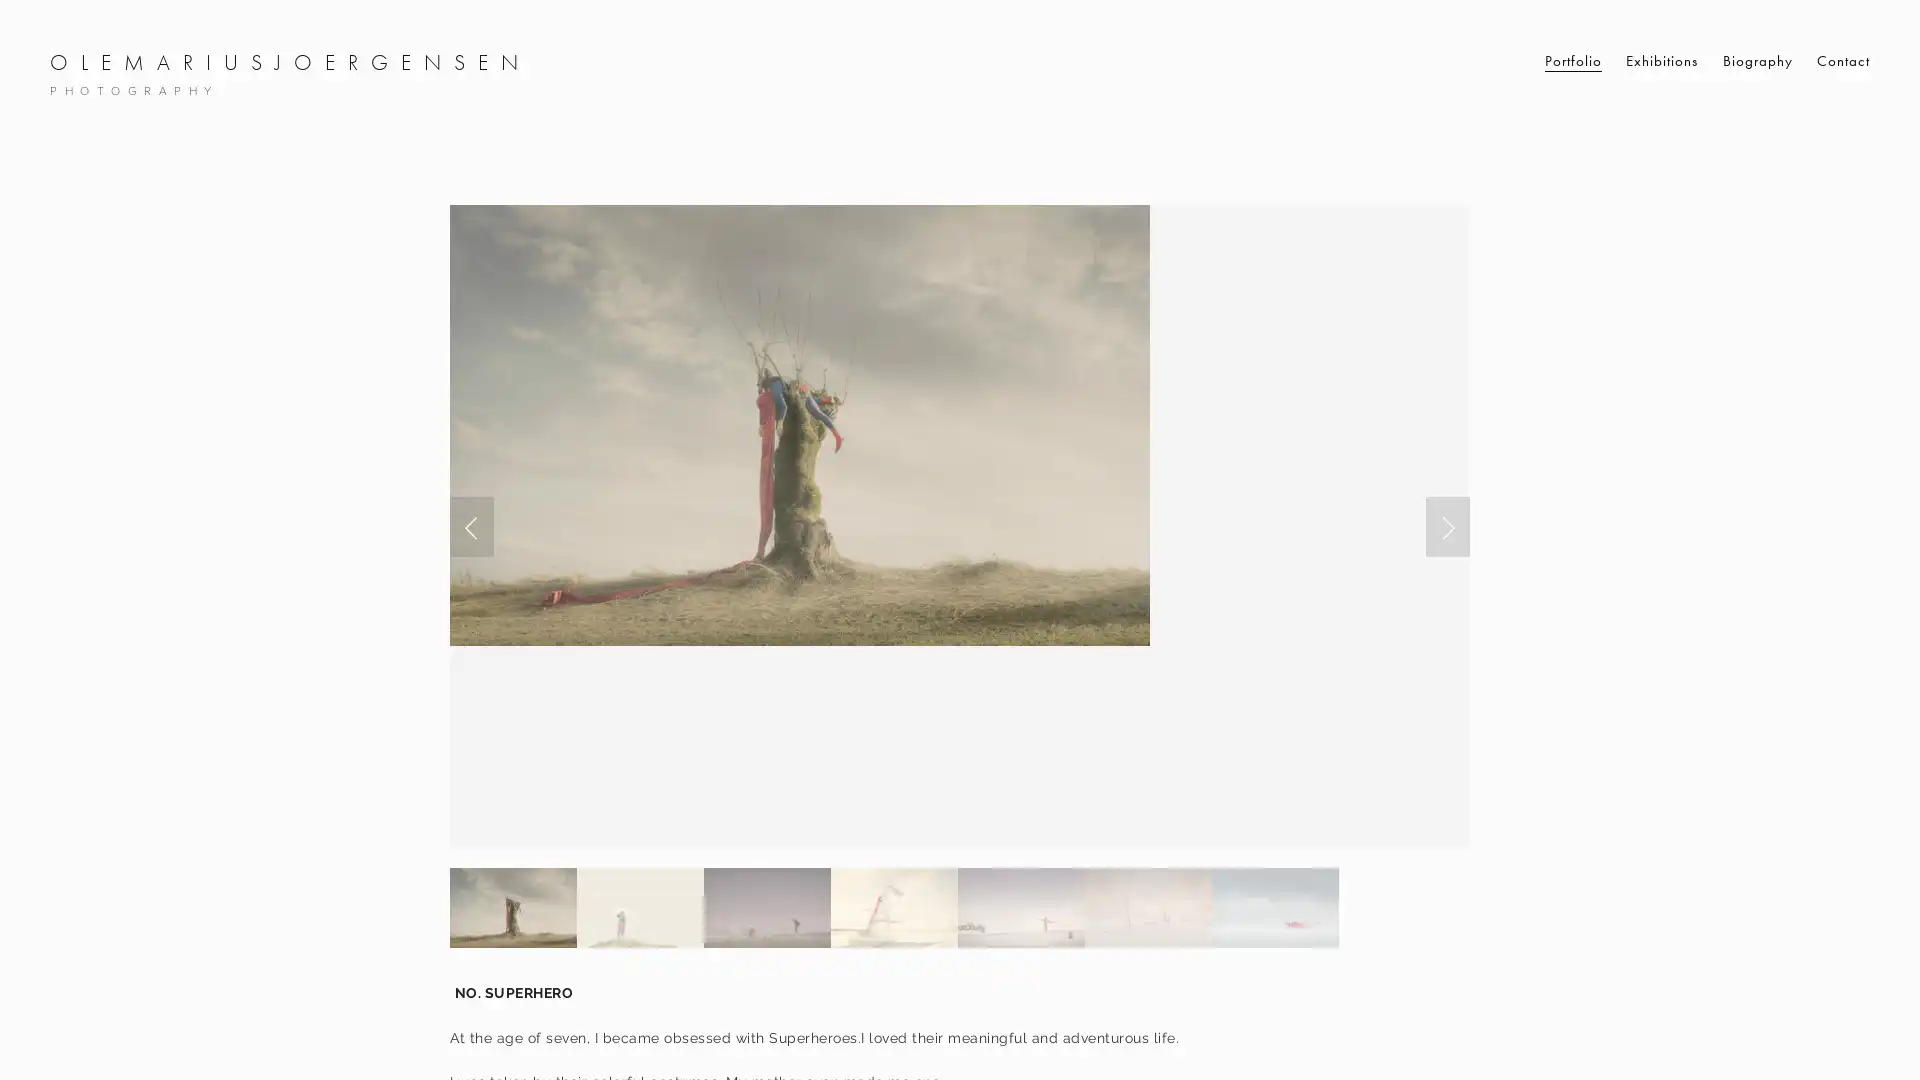  Describe the element at coordinates (1448, 524) in the screenshot. I see `Next Slide` at that location.